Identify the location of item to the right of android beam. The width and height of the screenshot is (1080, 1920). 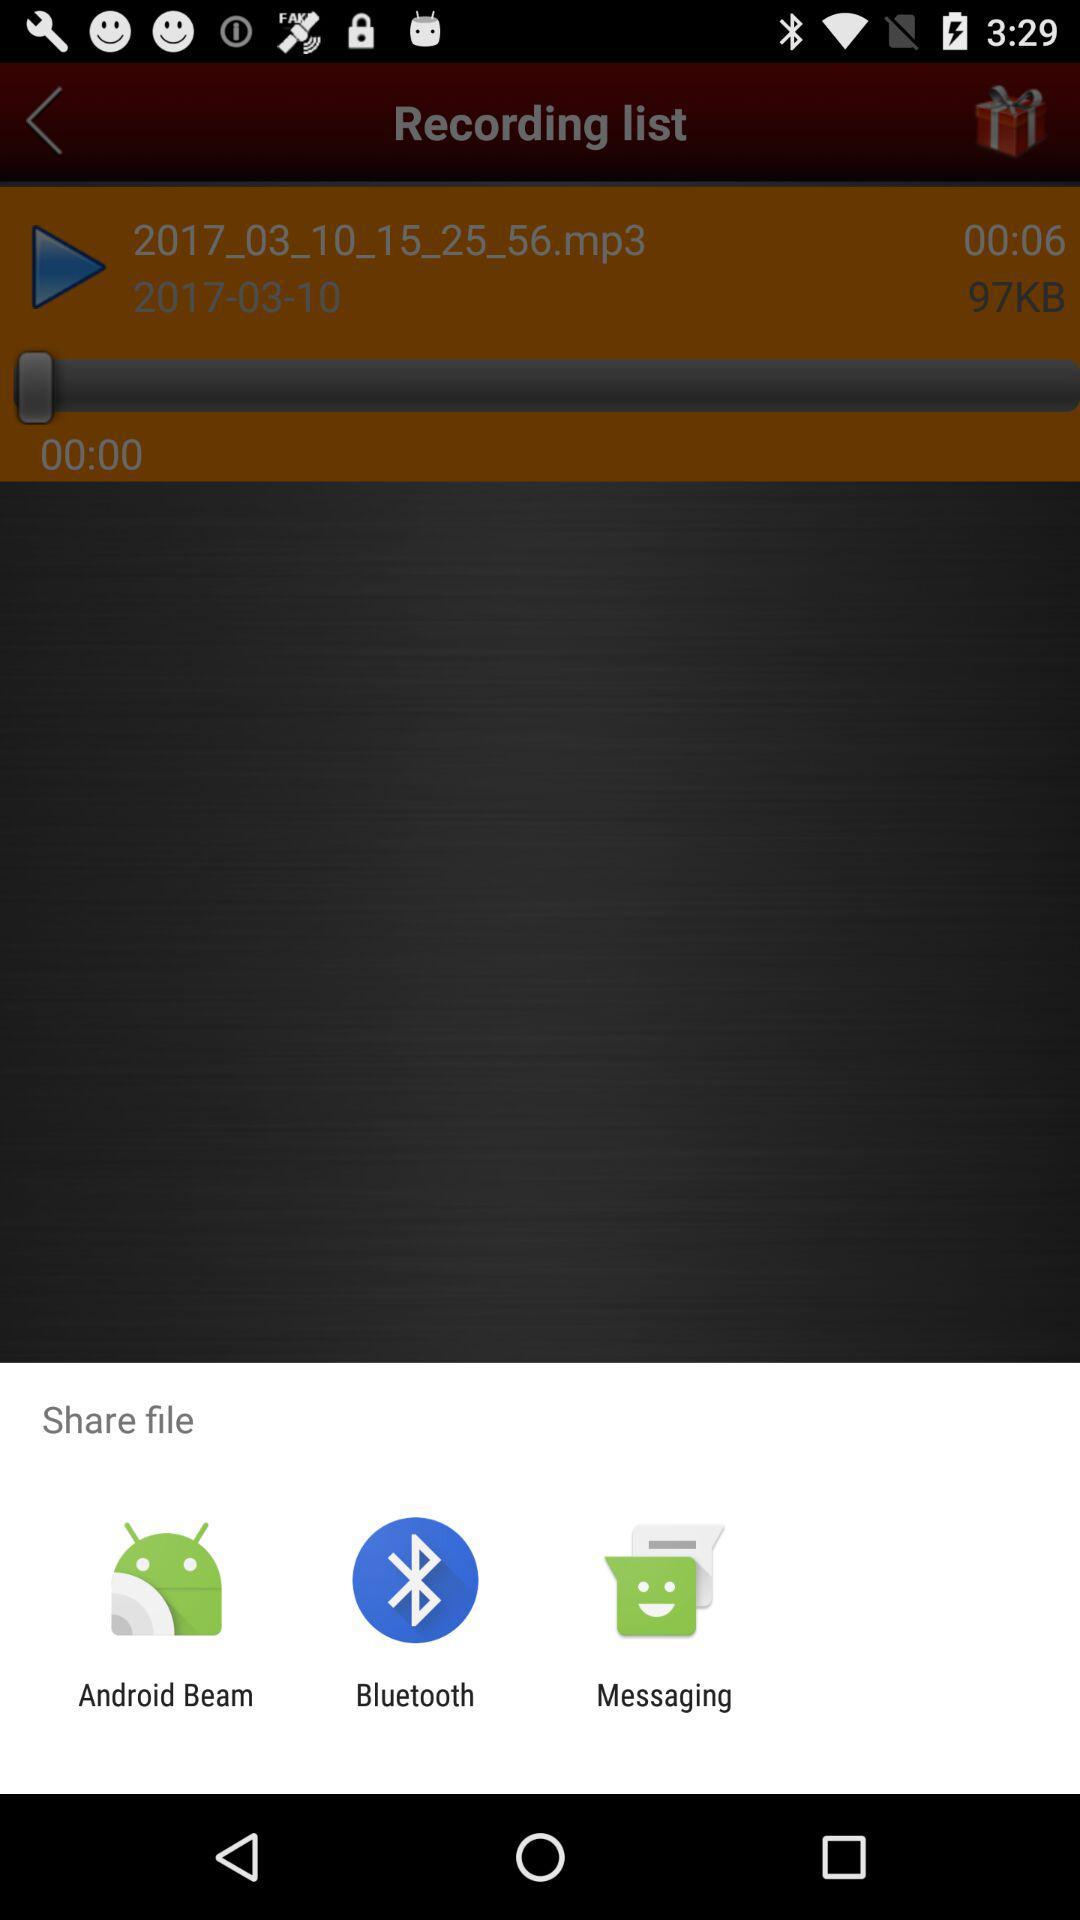
(414, 1711).